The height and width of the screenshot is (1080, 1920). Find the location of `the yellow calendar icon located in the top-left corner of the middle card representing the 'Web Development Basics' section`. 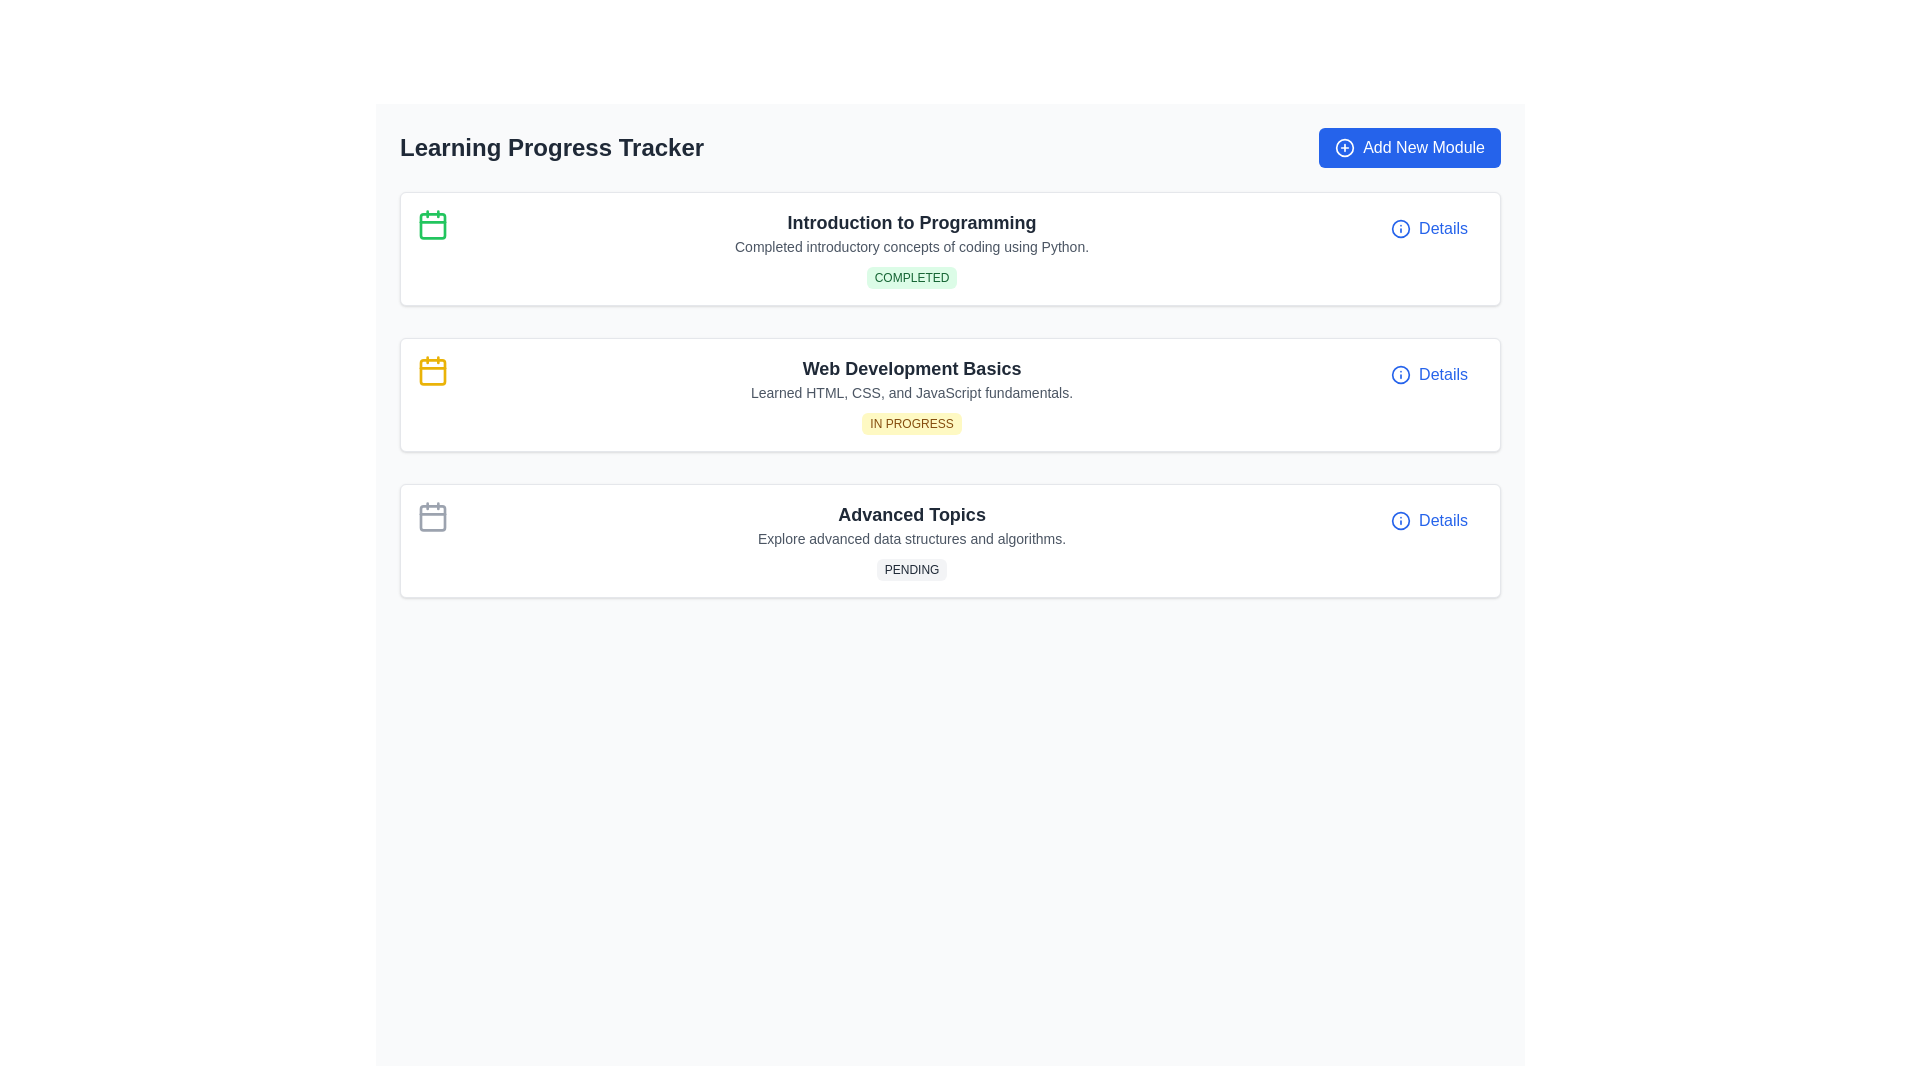

the yellow calendar icon located in the top-left corner of the middle card representing the 'Web Development Basics' section is located at coordinates (431, 370).